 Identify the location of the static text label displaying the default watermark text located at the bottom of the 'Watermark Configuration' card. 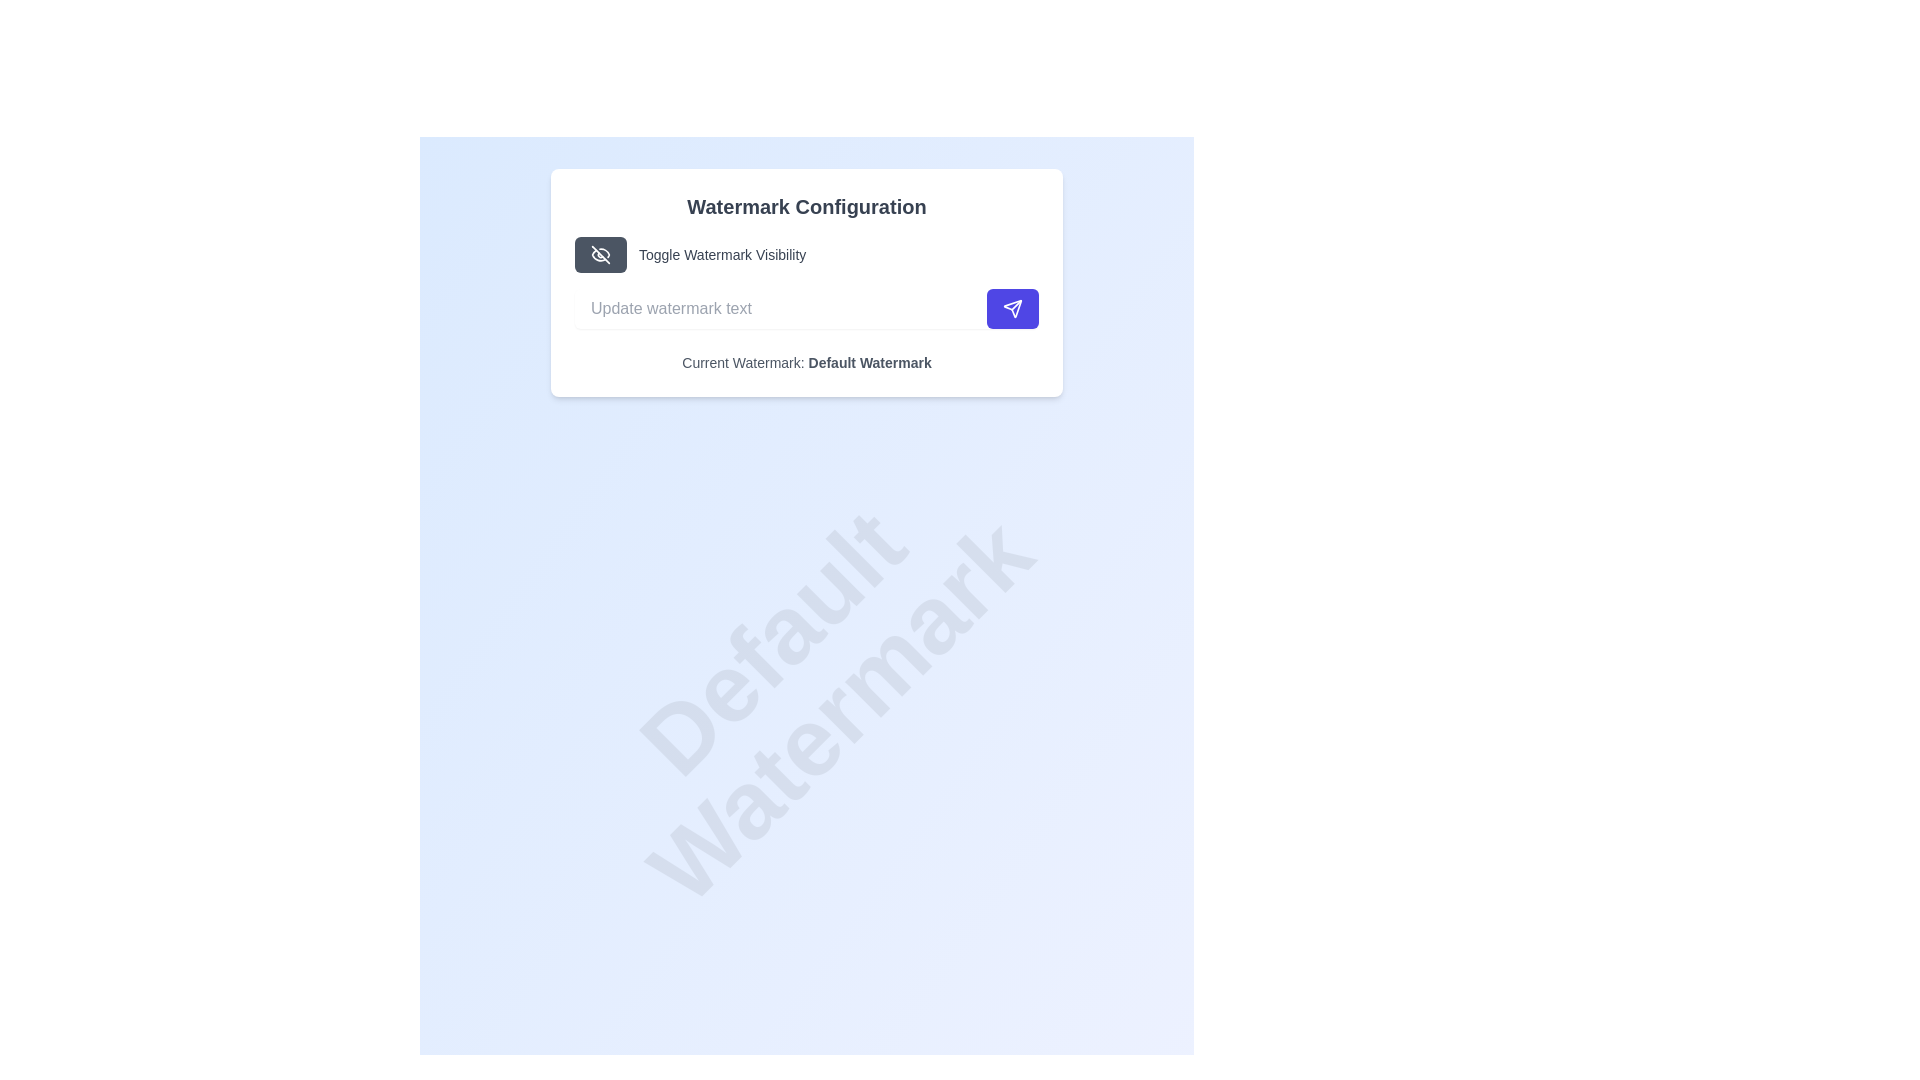
(870, 362).